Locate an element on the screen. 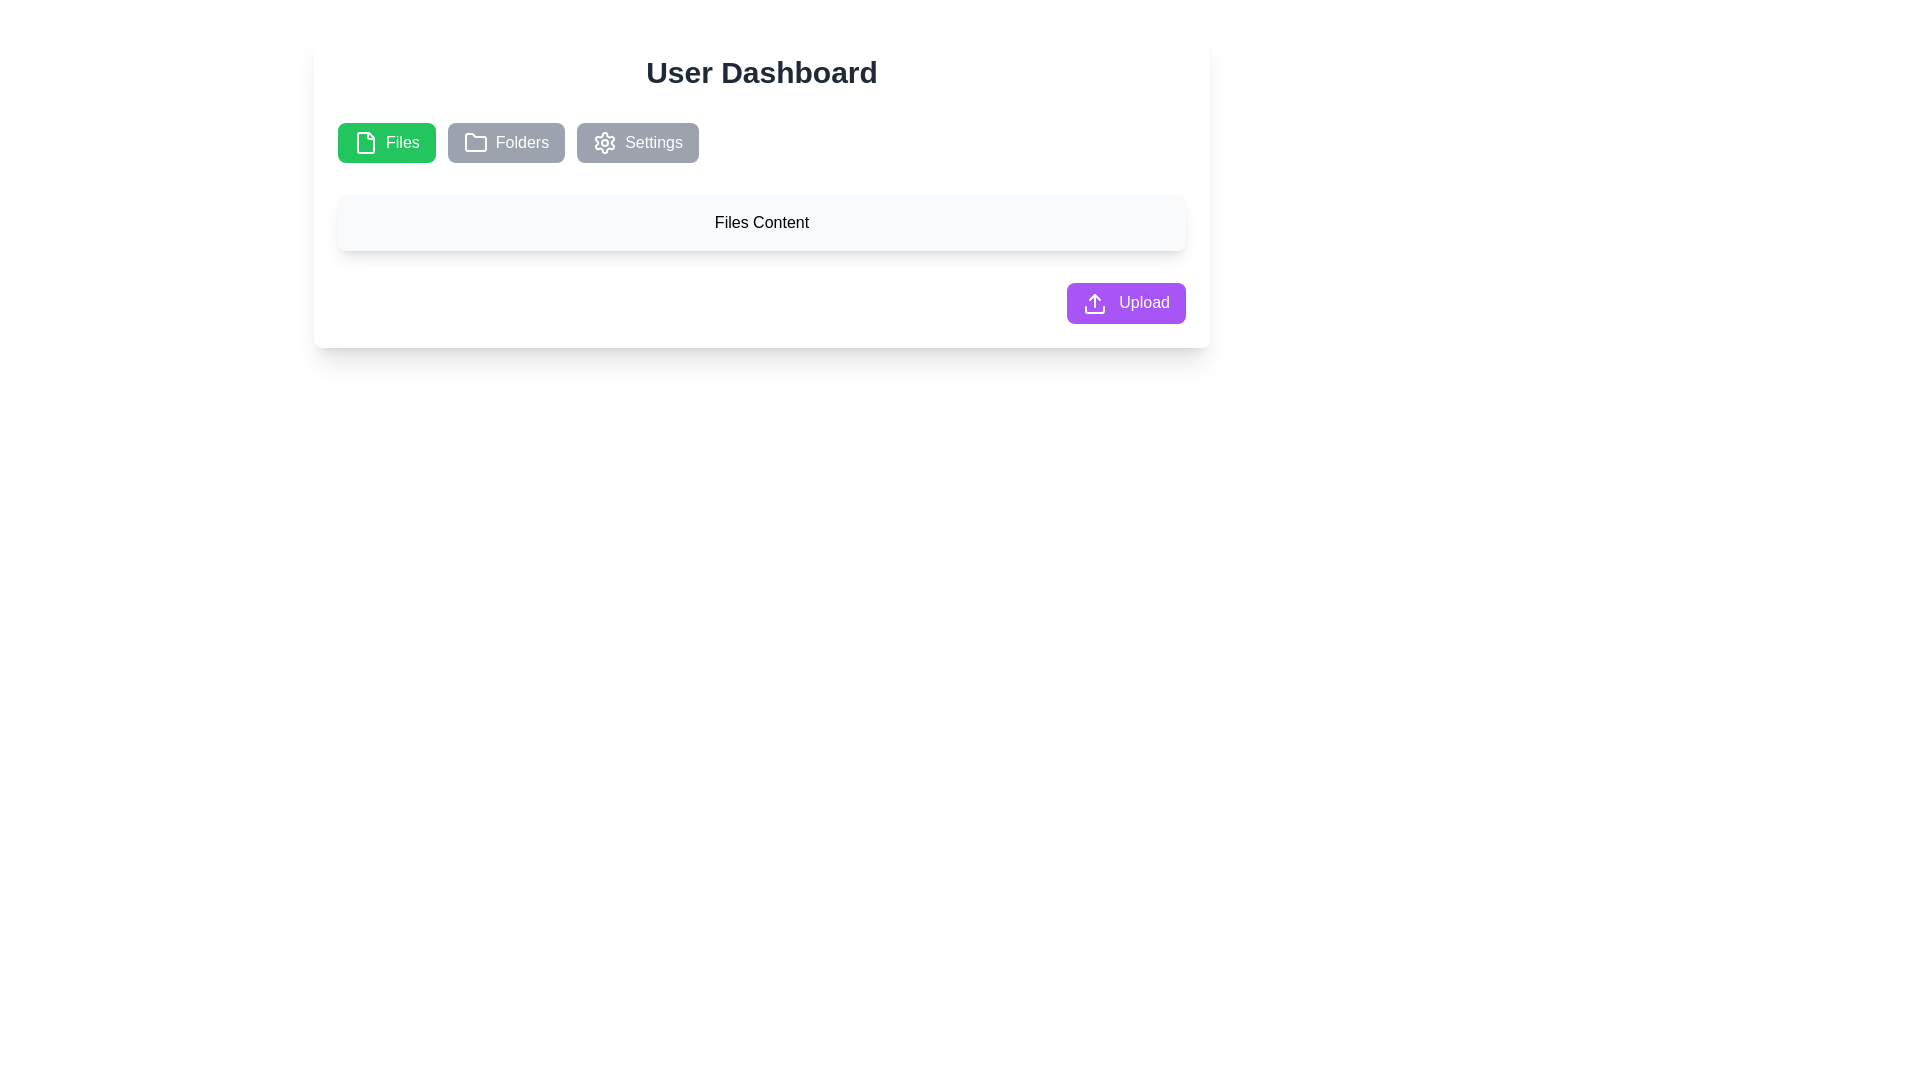  the 'Upload' button icon, which features an upward arrow inside a rectangular shape styled in purple and white, located at the bottom-right corner of the interface is located at coordinates (1093, 303).